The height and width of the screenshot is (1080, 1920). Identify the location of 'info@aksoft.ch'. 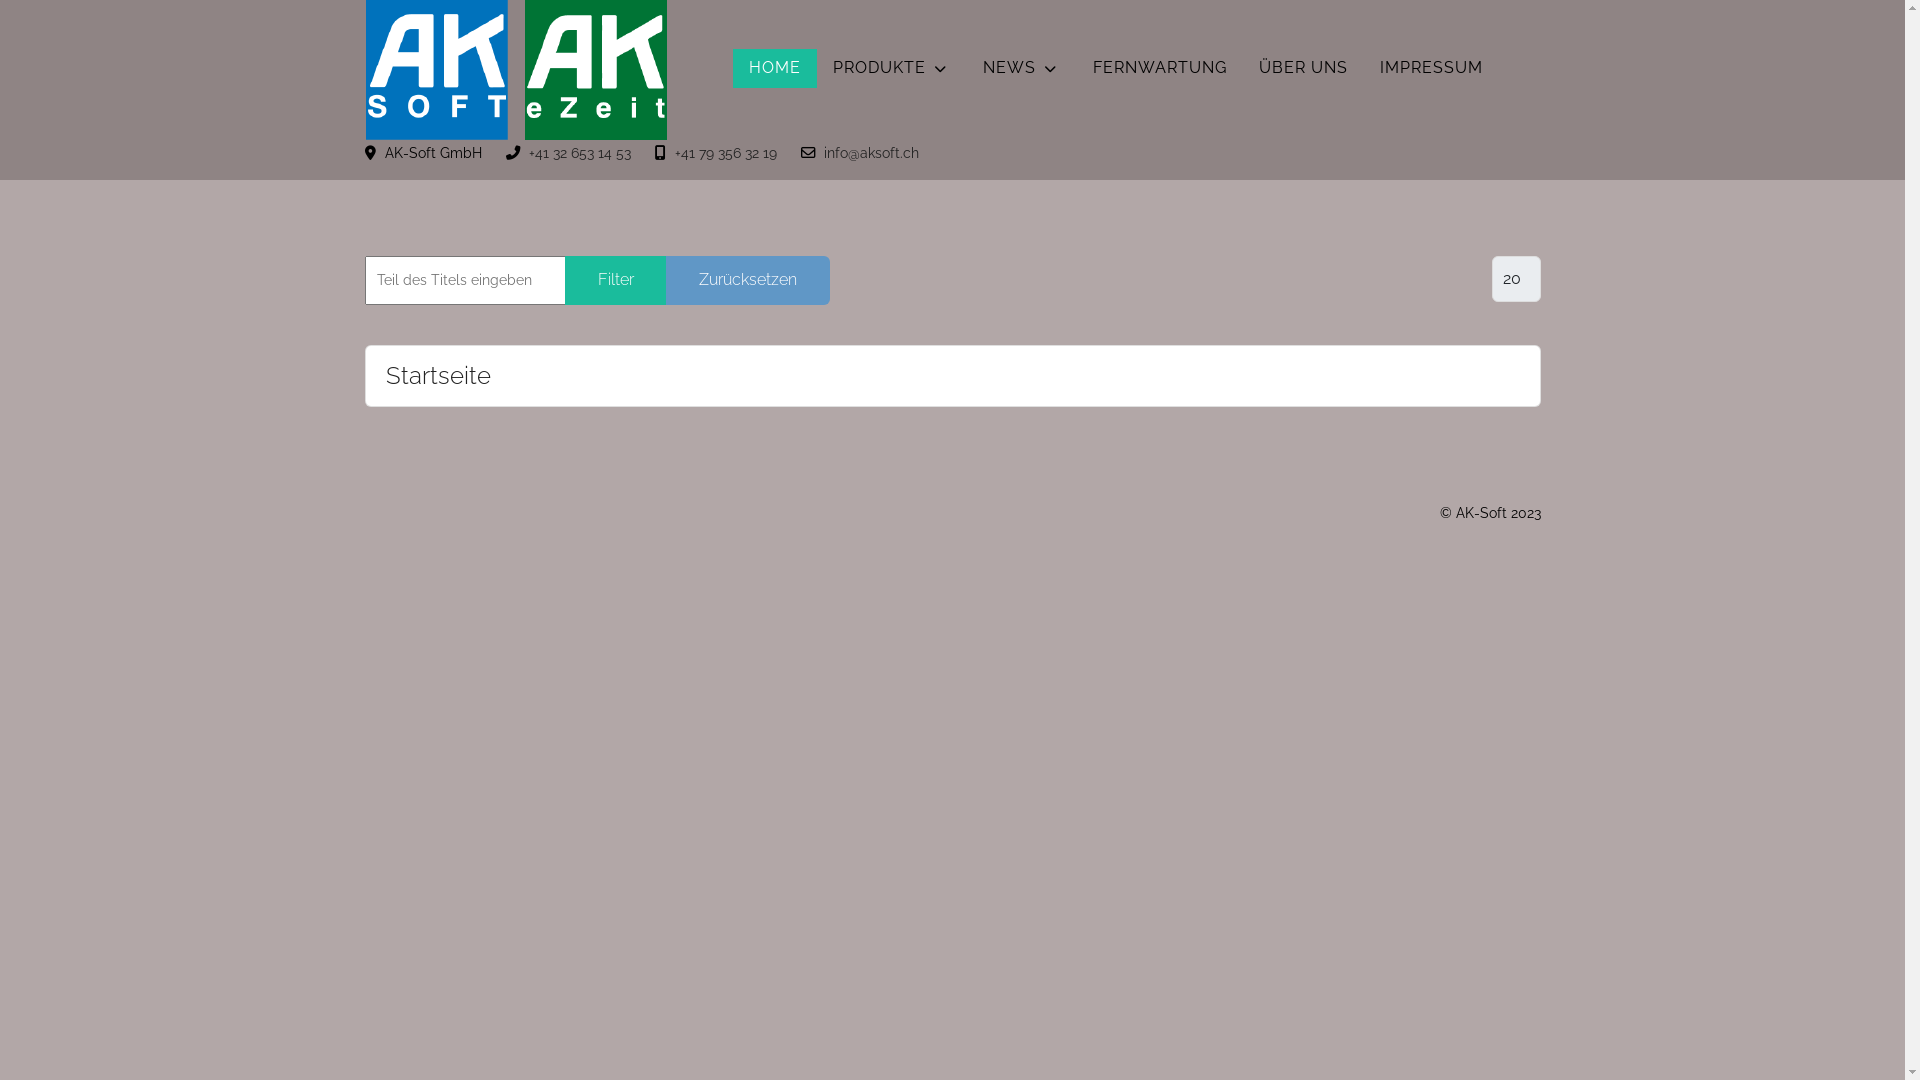
(871, 151).